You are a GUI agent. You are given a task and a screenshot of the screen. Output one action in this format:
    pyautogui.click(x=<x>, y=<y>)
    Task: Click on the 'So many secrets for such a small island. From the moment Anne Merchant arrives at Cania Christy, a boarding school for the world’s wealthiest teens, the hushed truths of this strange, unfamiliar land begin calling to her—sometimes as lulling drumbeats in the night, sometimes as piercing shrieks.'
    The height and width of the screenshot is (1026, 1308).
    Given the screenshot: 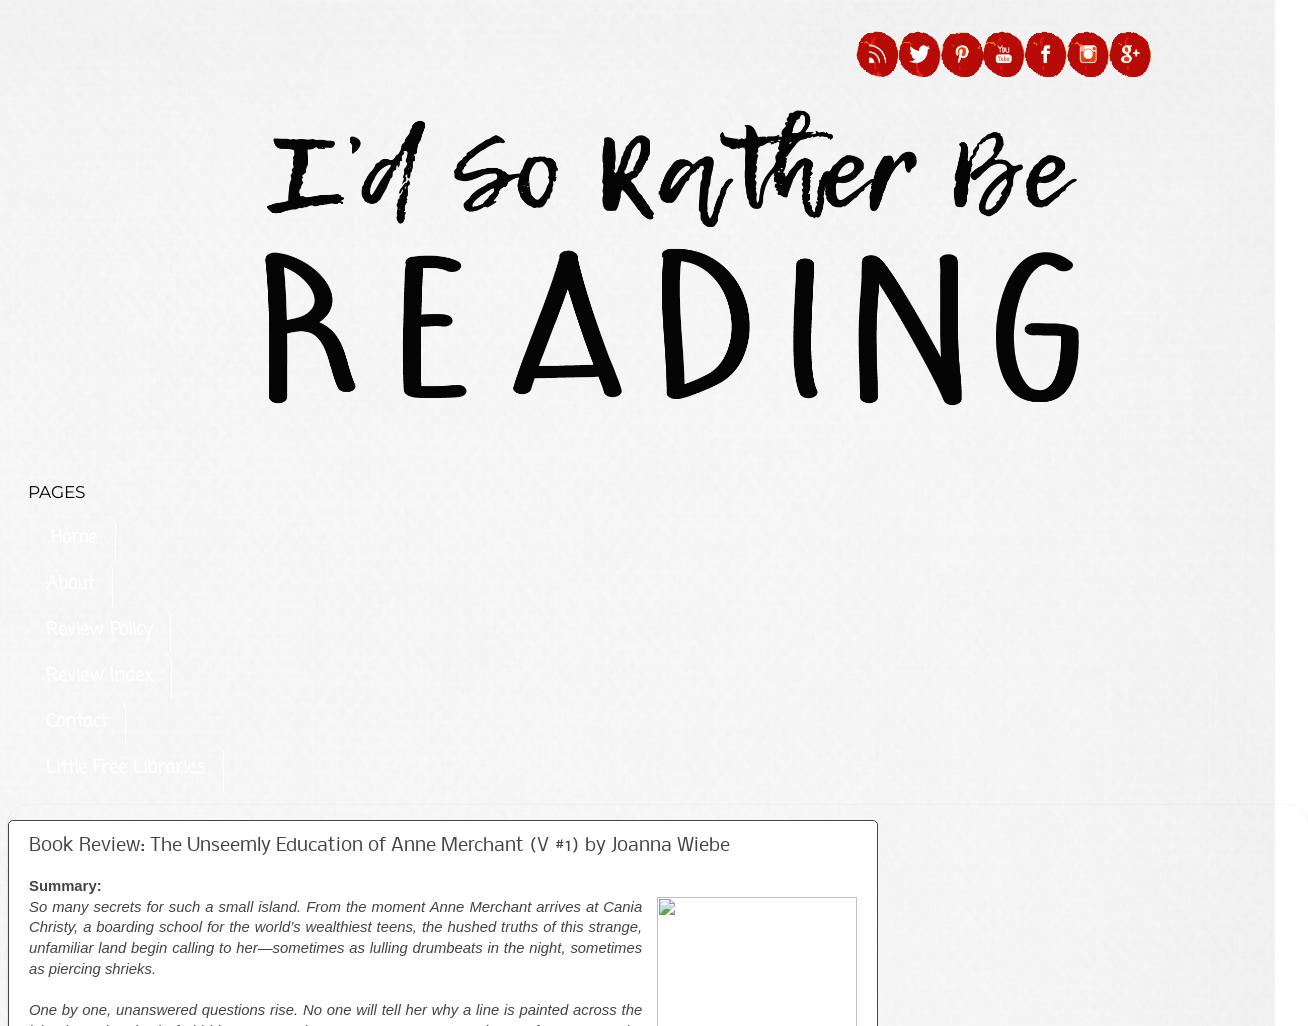 What is the action you would take?
    pyautogui.click(x=335, y=937)
    